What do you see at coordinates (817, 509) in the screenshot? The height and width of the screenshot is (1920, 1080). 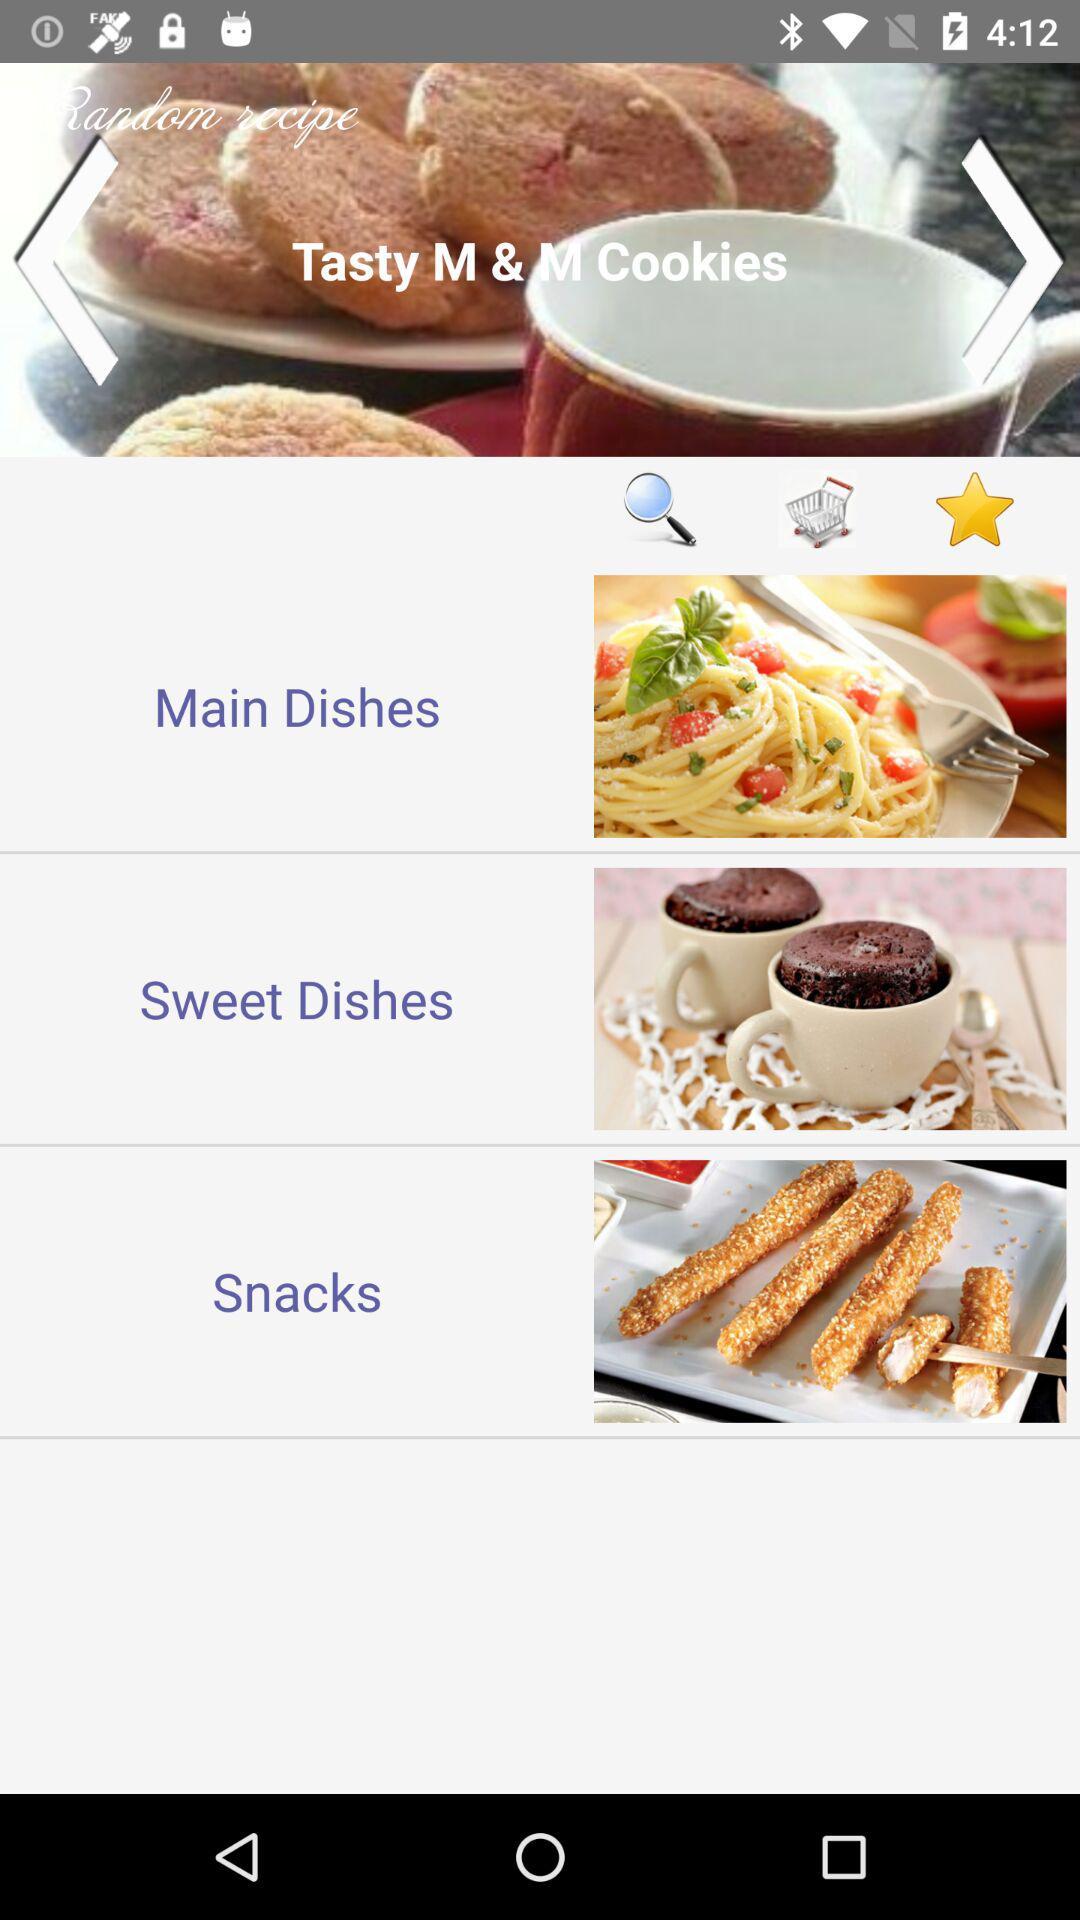 I see `open shopping cart` at bounding box center [817, 509].